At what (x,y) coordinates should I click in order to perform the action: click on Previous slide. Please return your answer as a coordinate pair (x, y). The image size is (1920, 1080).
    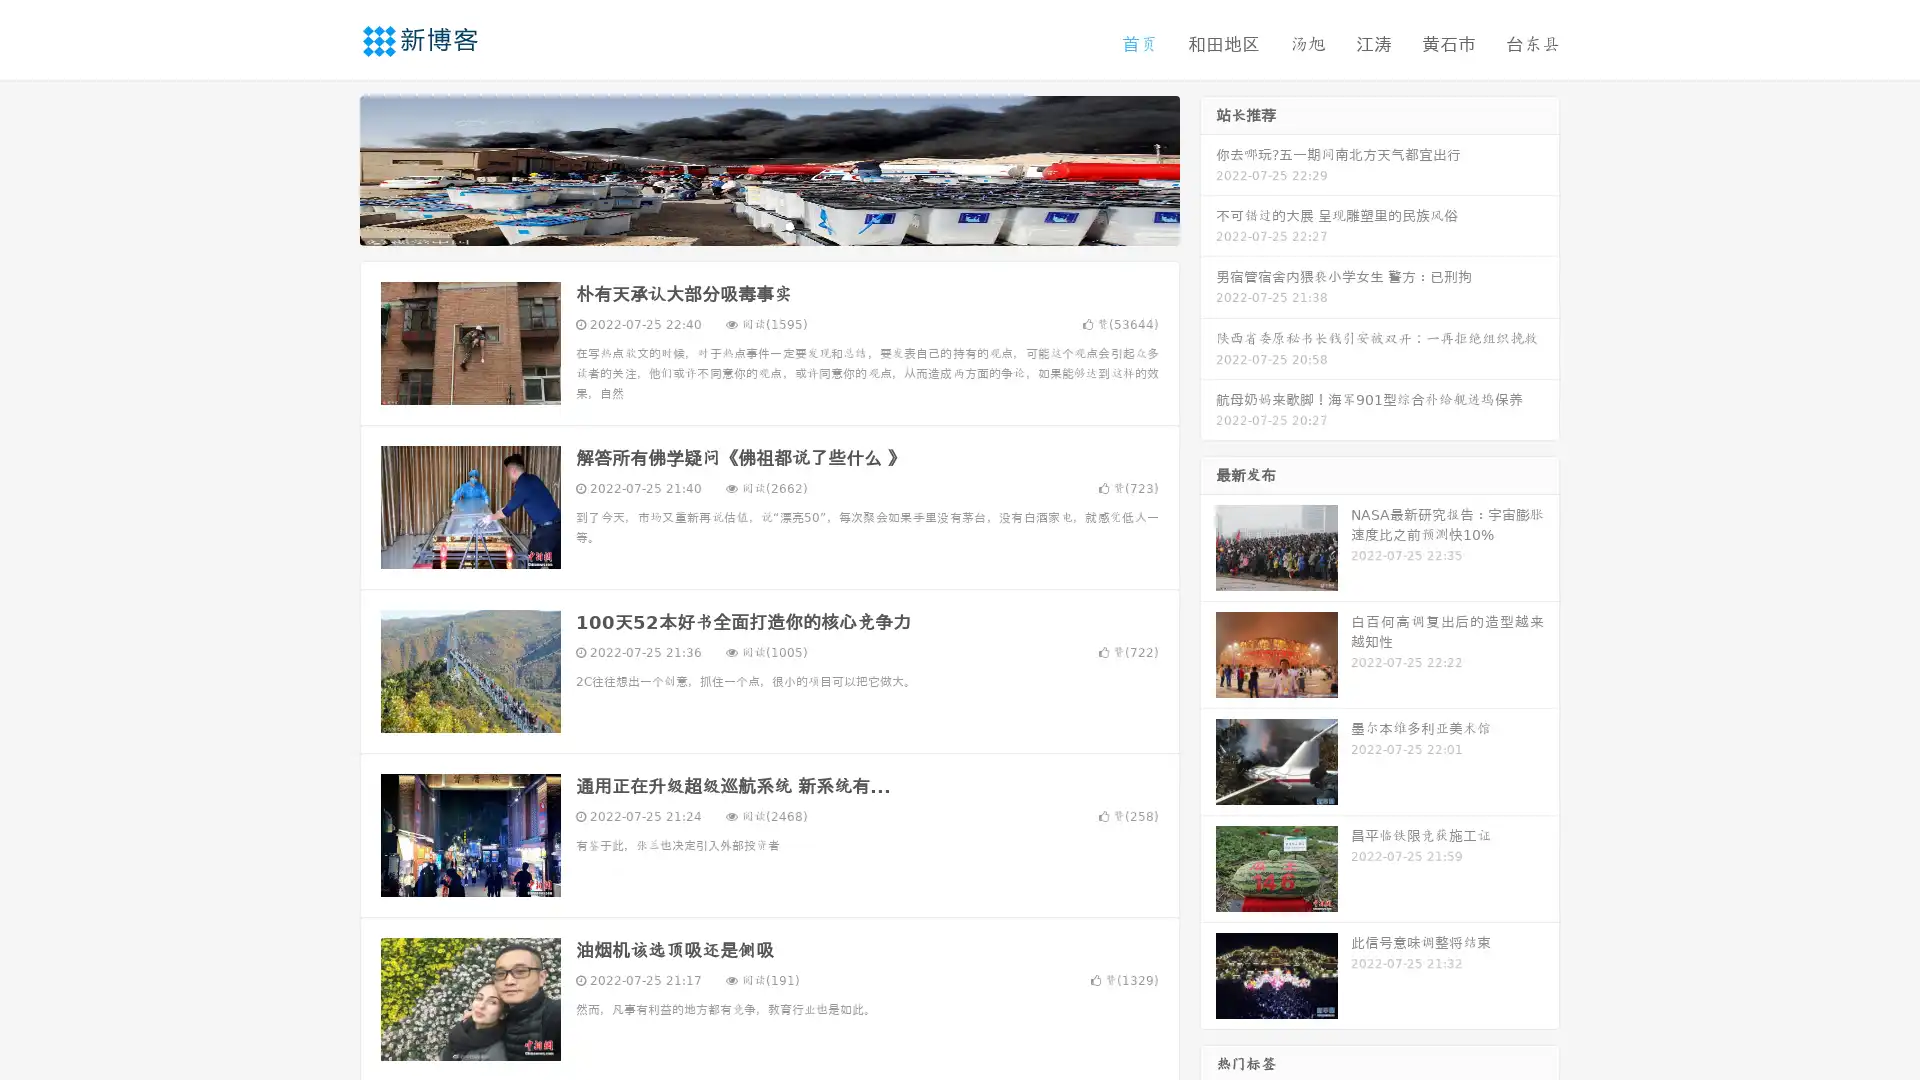
    Looking at the image, I should click on (330, 168).